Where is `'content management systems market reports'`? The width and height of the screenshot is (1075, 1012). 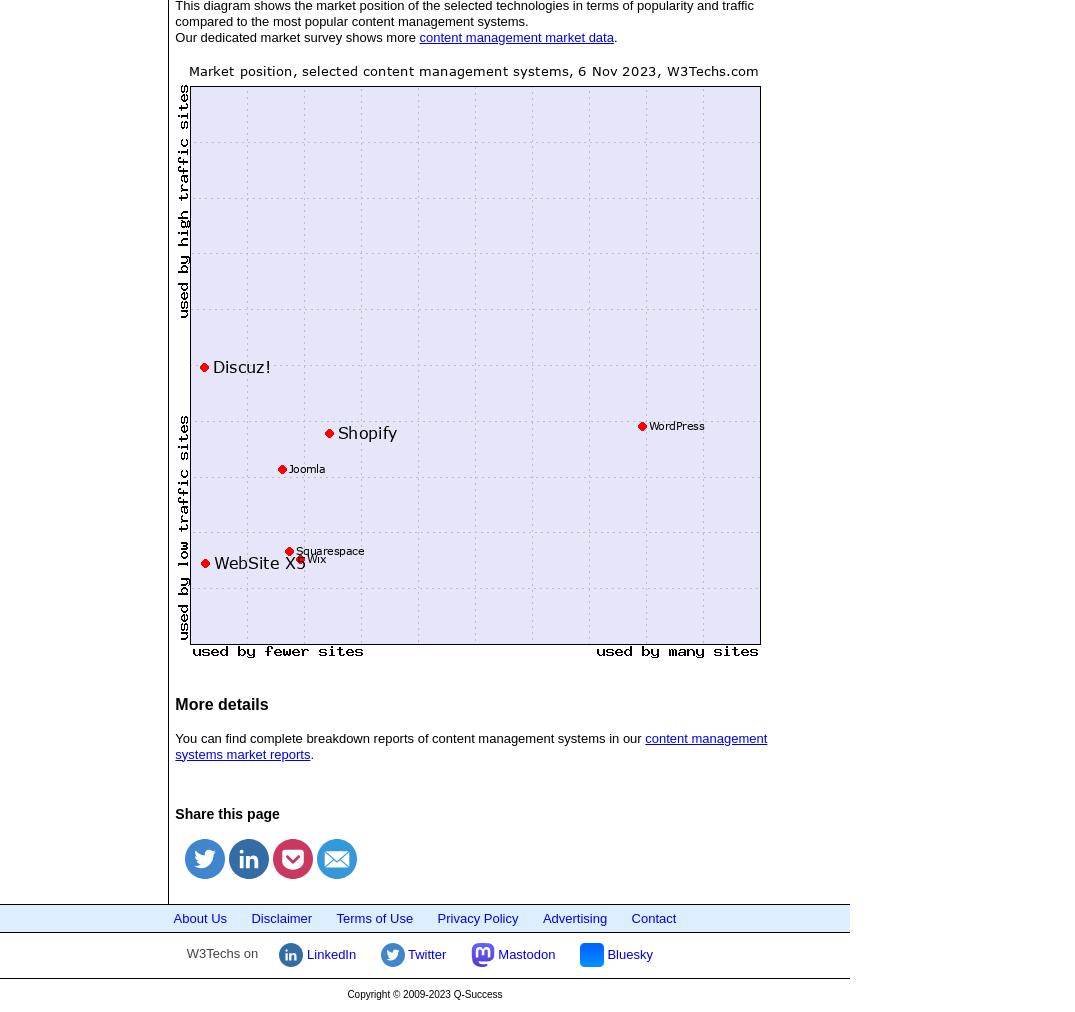 'content management systems market reports' is located at coordinates (470, 745).